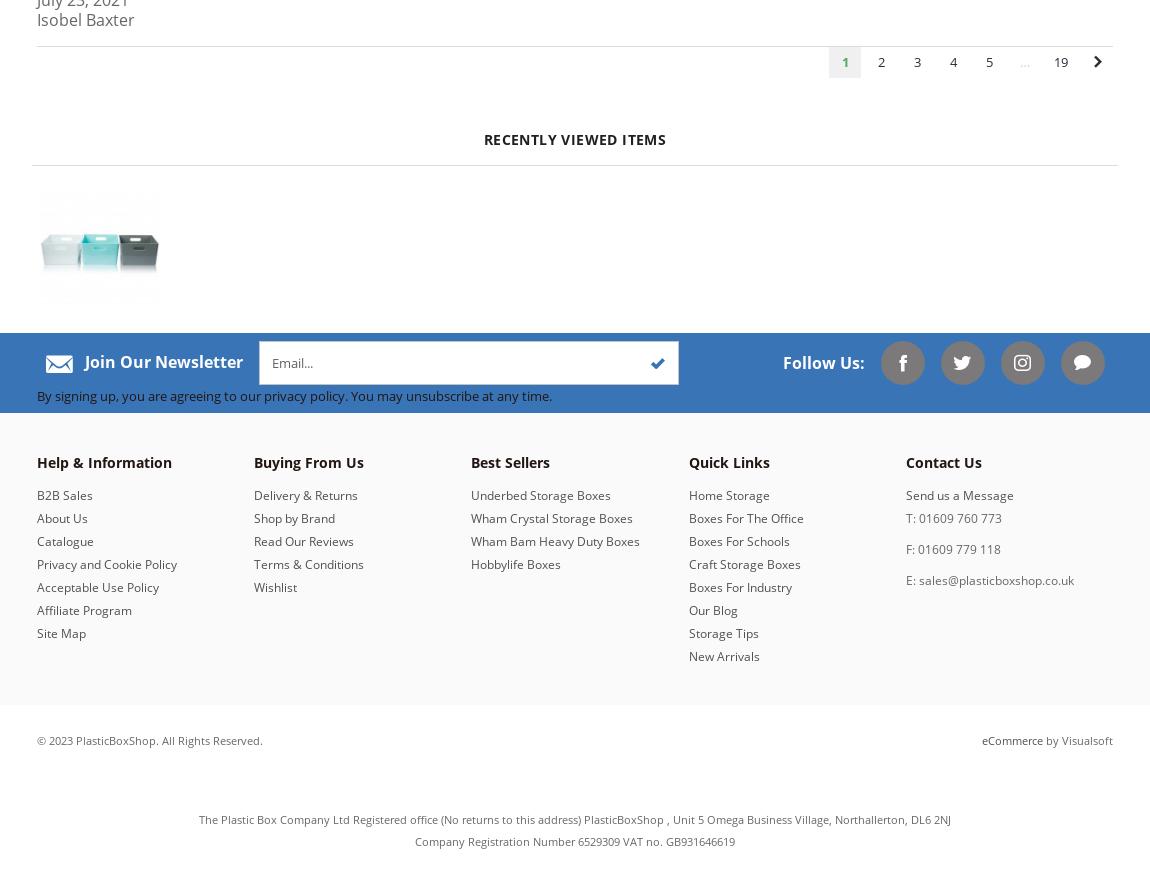  I want to click on 'Recently Viewed Items', so click(574, 138).